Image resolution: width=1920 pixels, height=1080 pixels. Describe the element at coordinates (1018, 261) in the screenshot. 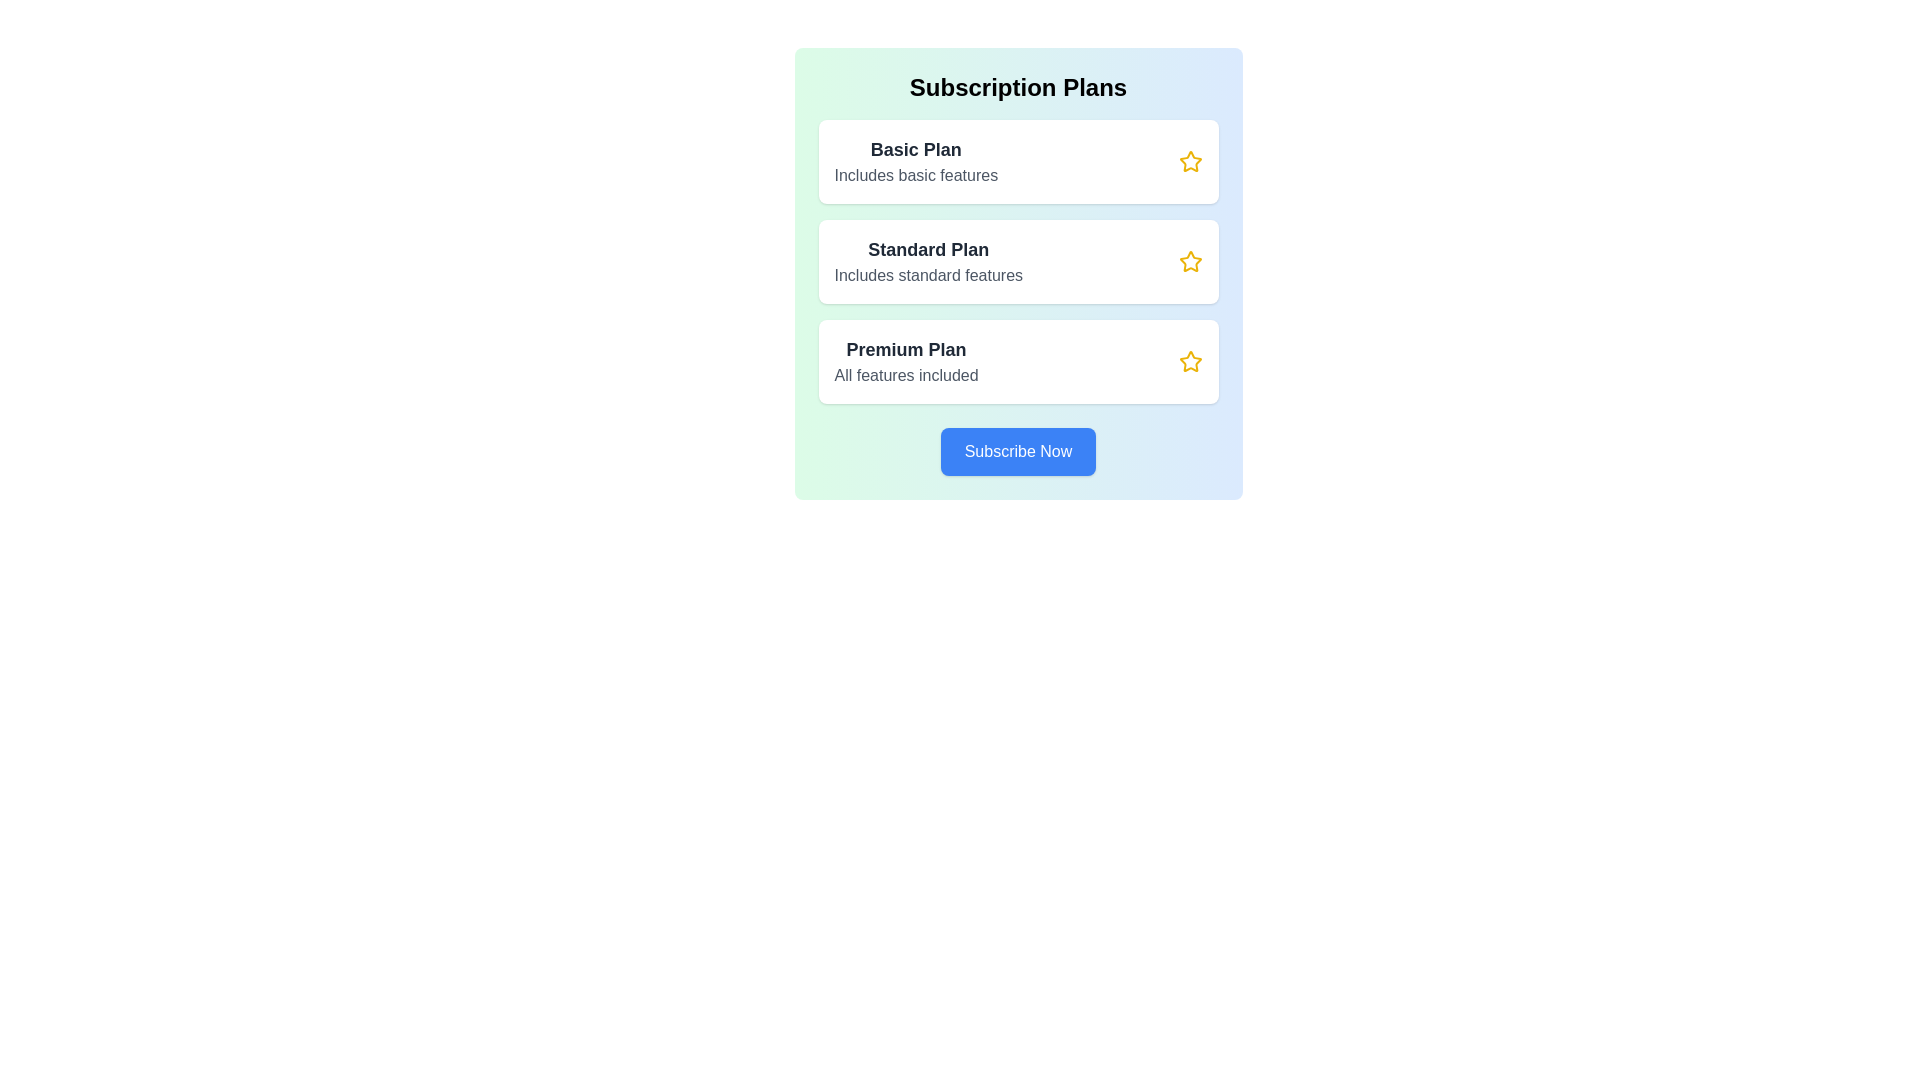

I see `the subscription plan named Standard Plan to view its details` at that location.